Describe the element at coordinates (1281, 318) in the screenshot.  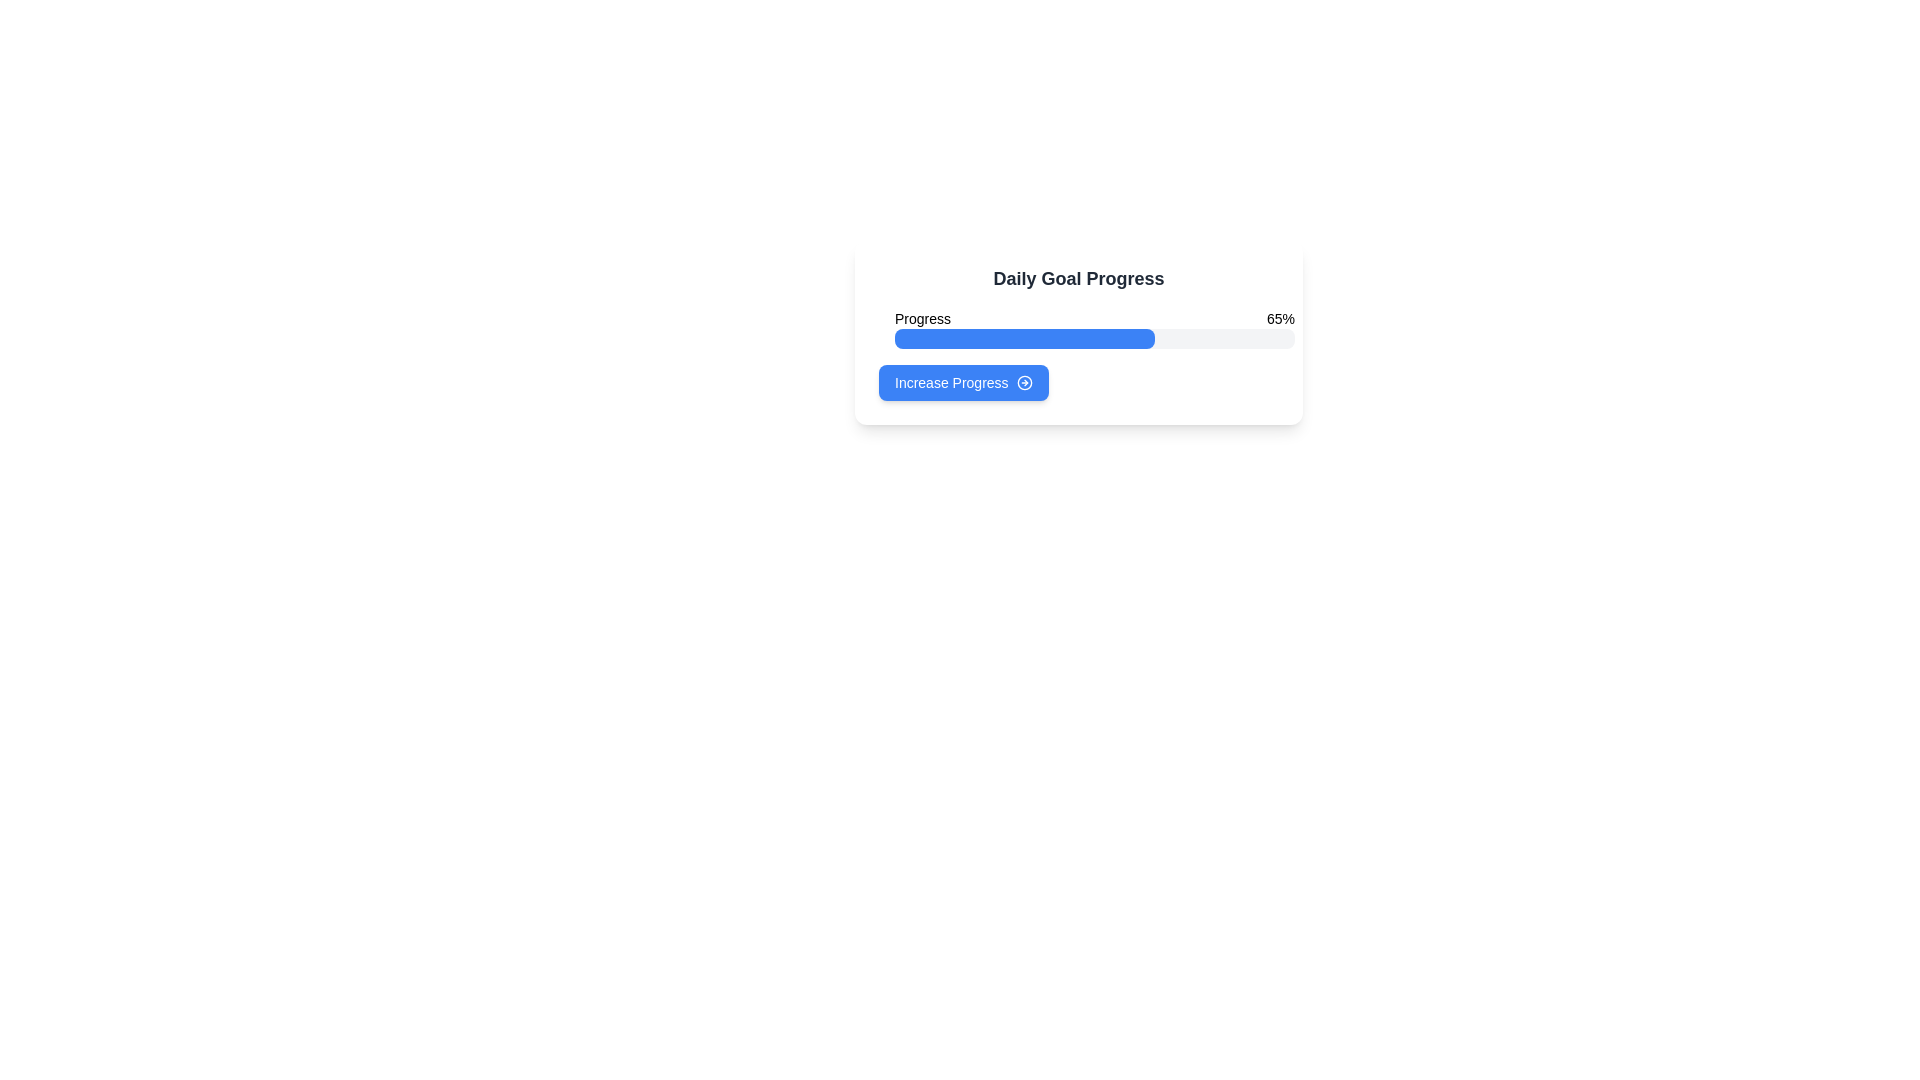
I see `the static text label that displays the current progress percentage, located to the far-right of the 'Progress' label within the 'Daily Goal Progress' card area` at that location.